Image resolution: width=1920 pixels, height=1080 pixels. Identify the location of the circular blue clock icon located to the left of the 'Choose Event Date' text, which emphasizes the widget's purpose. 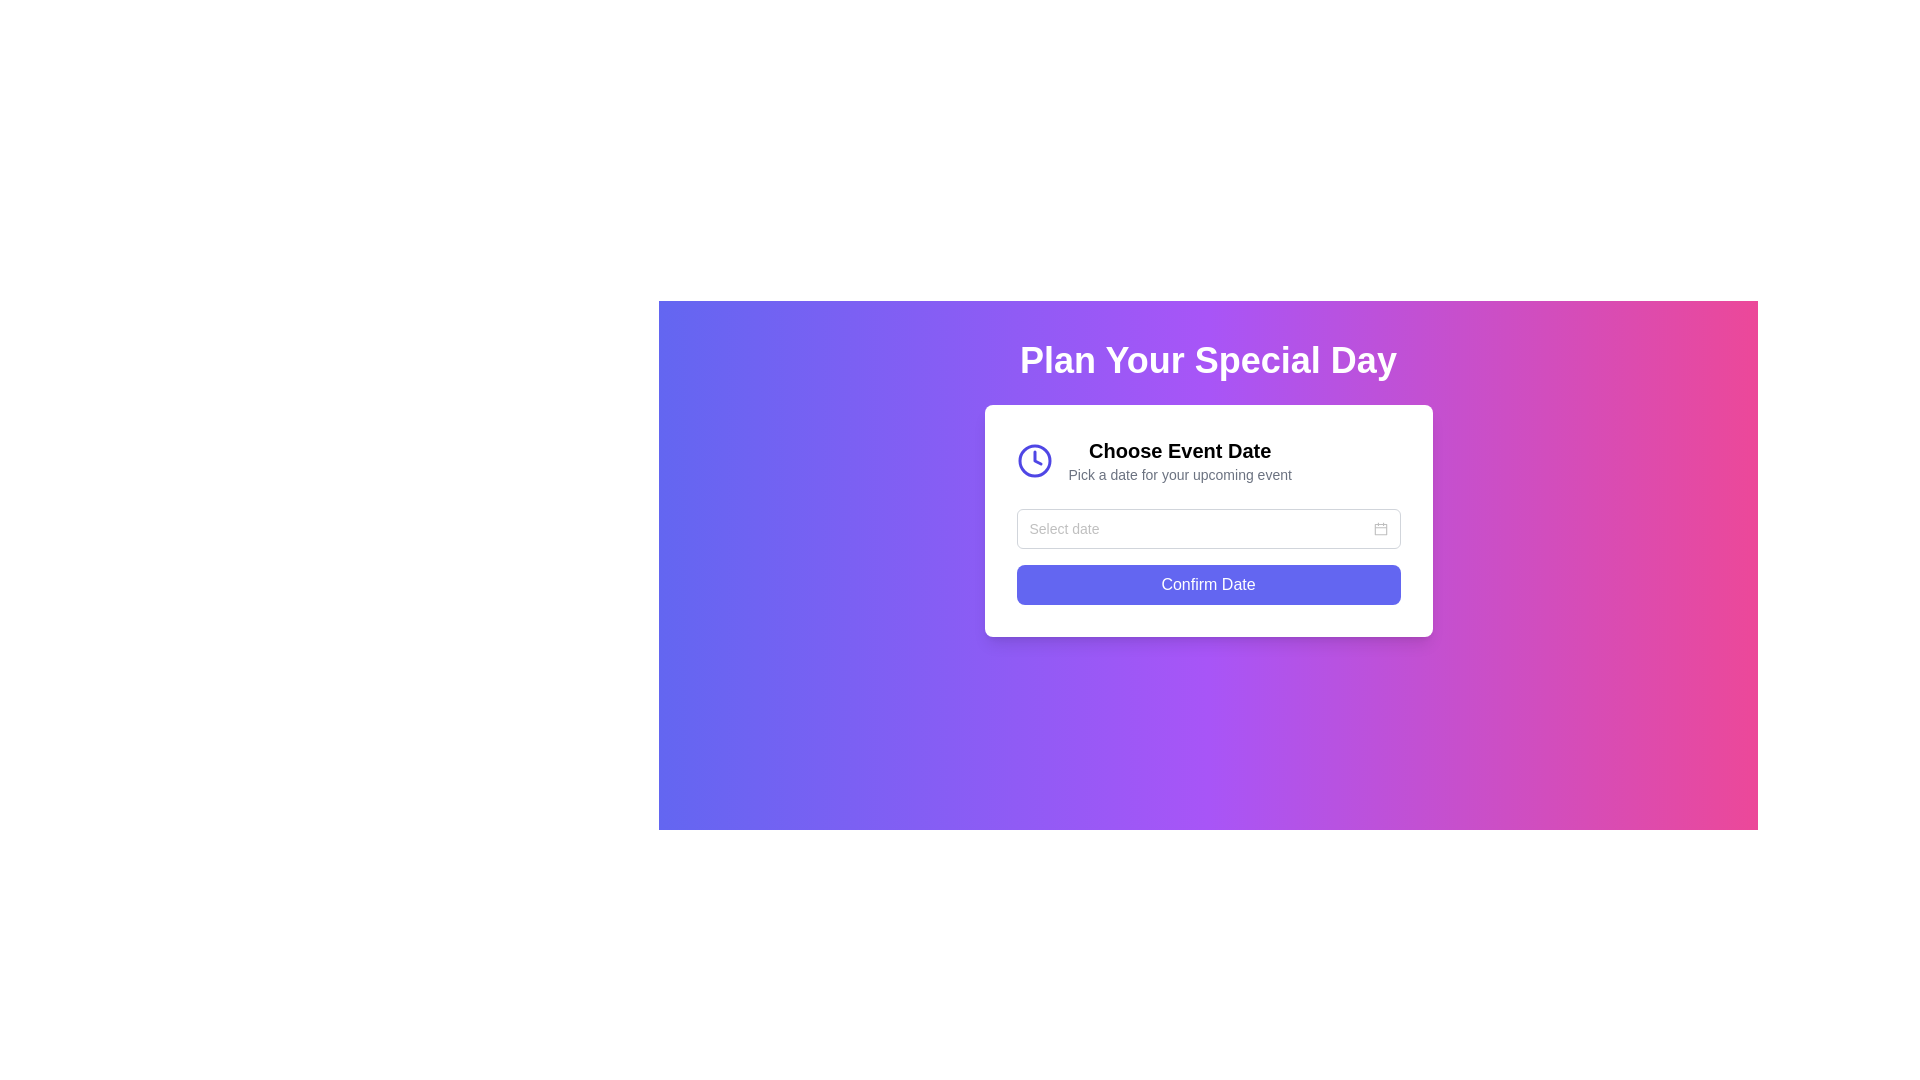
(1034, 461).